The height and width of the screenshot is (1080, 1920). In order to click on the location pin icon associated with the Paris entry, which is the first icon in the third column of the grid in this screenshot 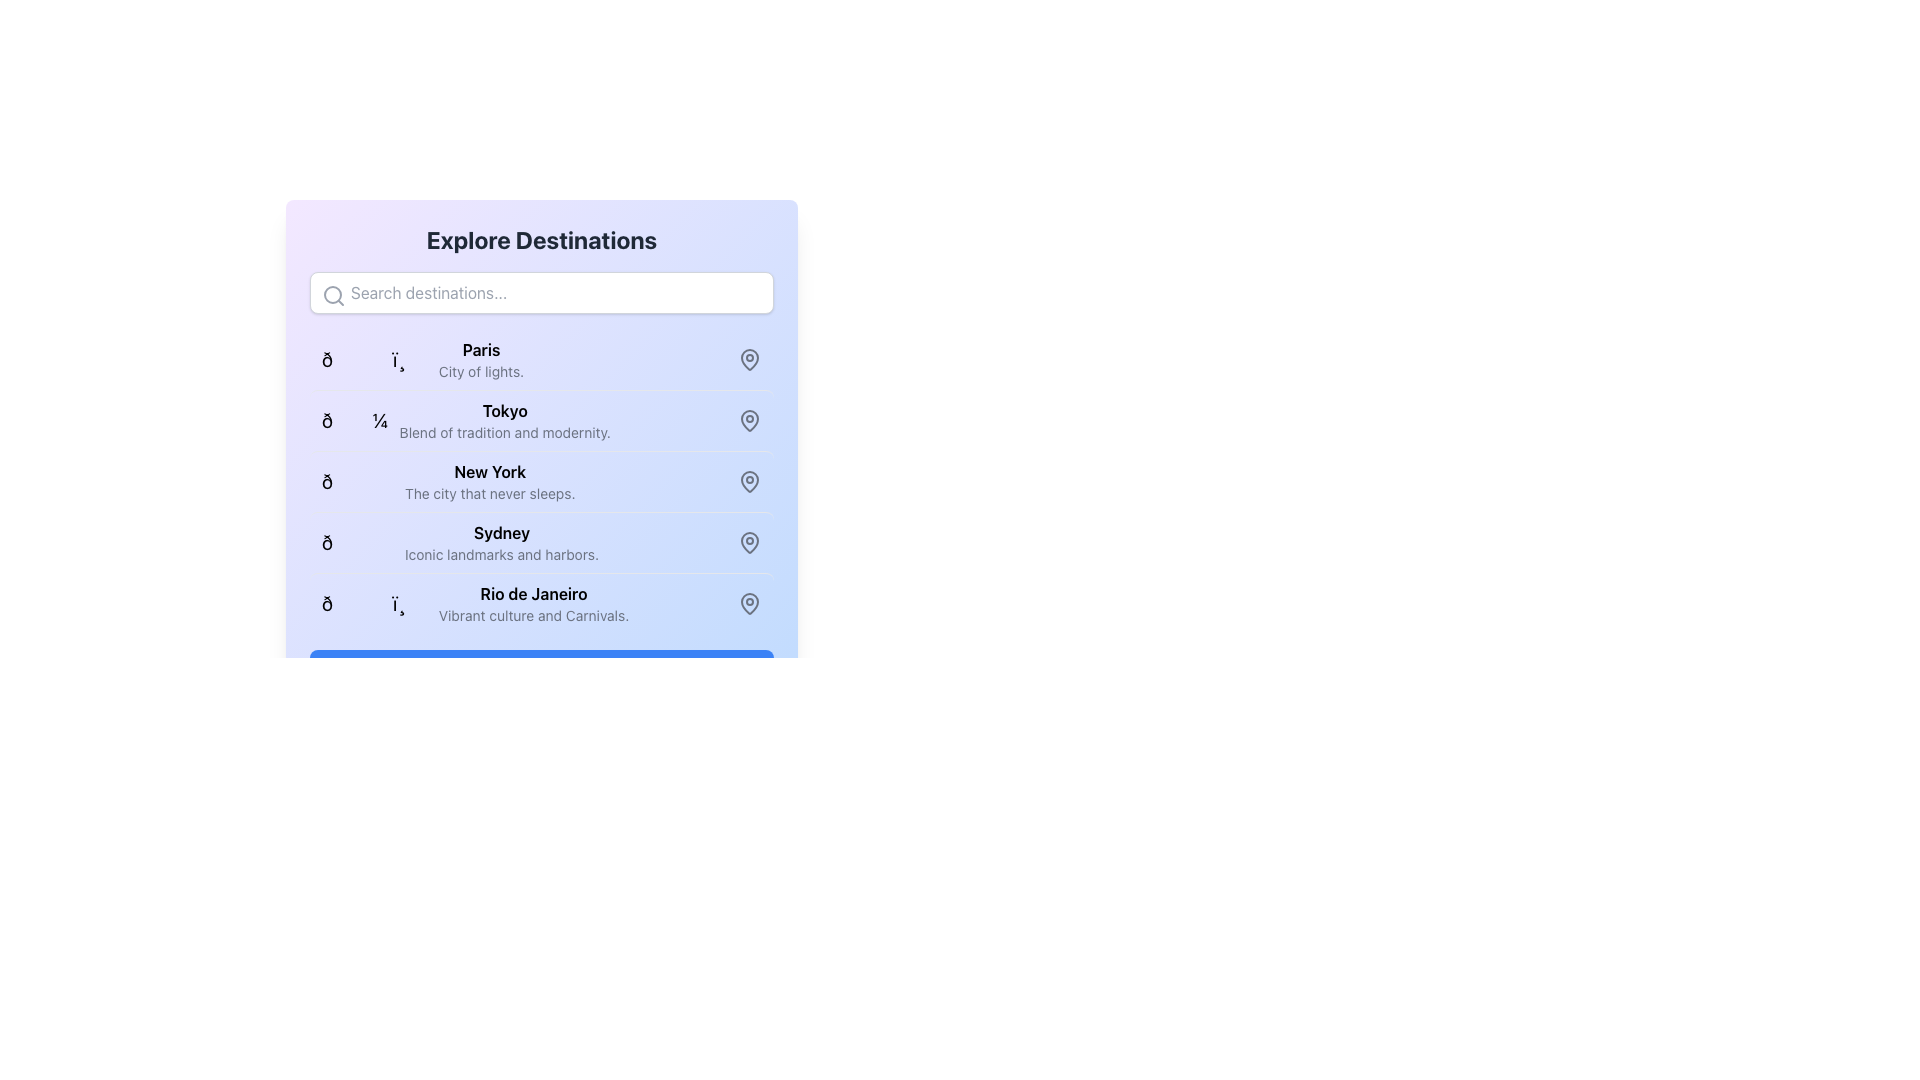, I will do `click(748, 357)`.